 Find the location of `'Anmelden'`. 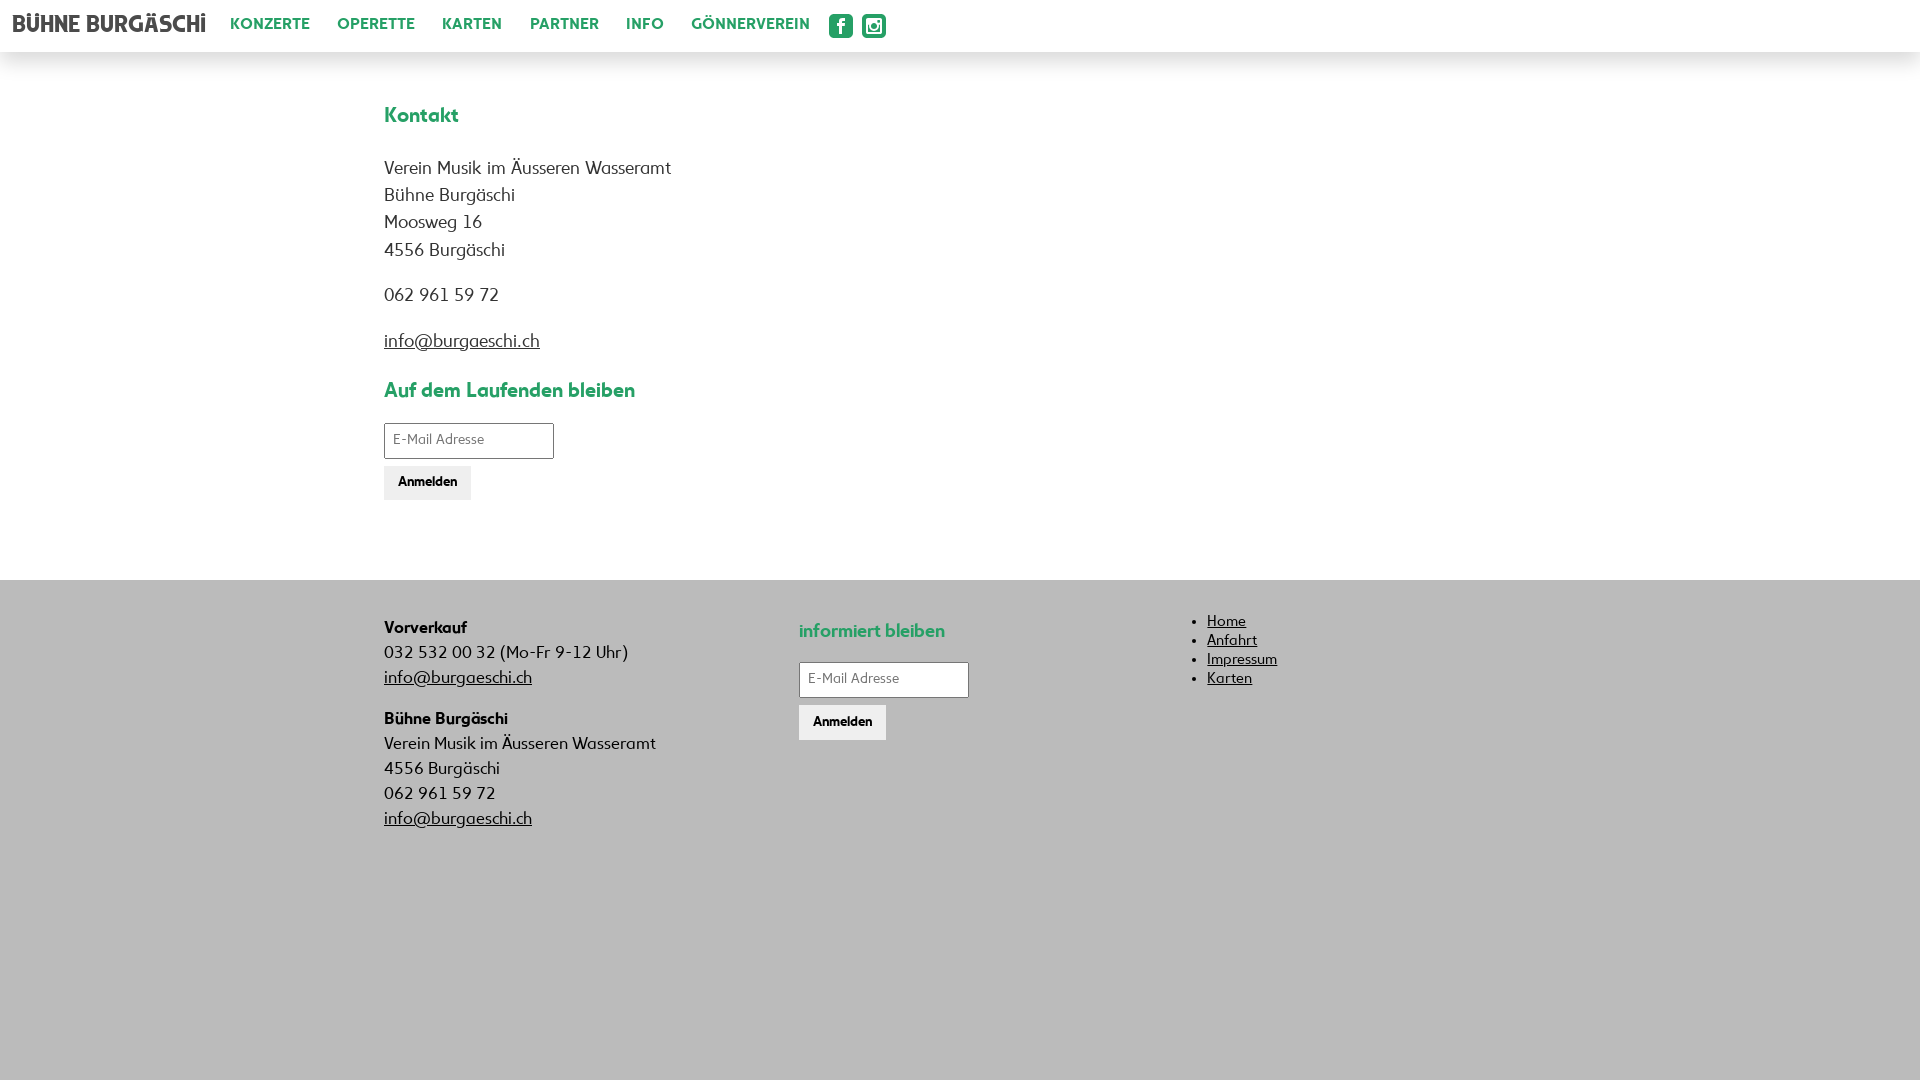

'Anmelden' is located at coordinates (426, 483).